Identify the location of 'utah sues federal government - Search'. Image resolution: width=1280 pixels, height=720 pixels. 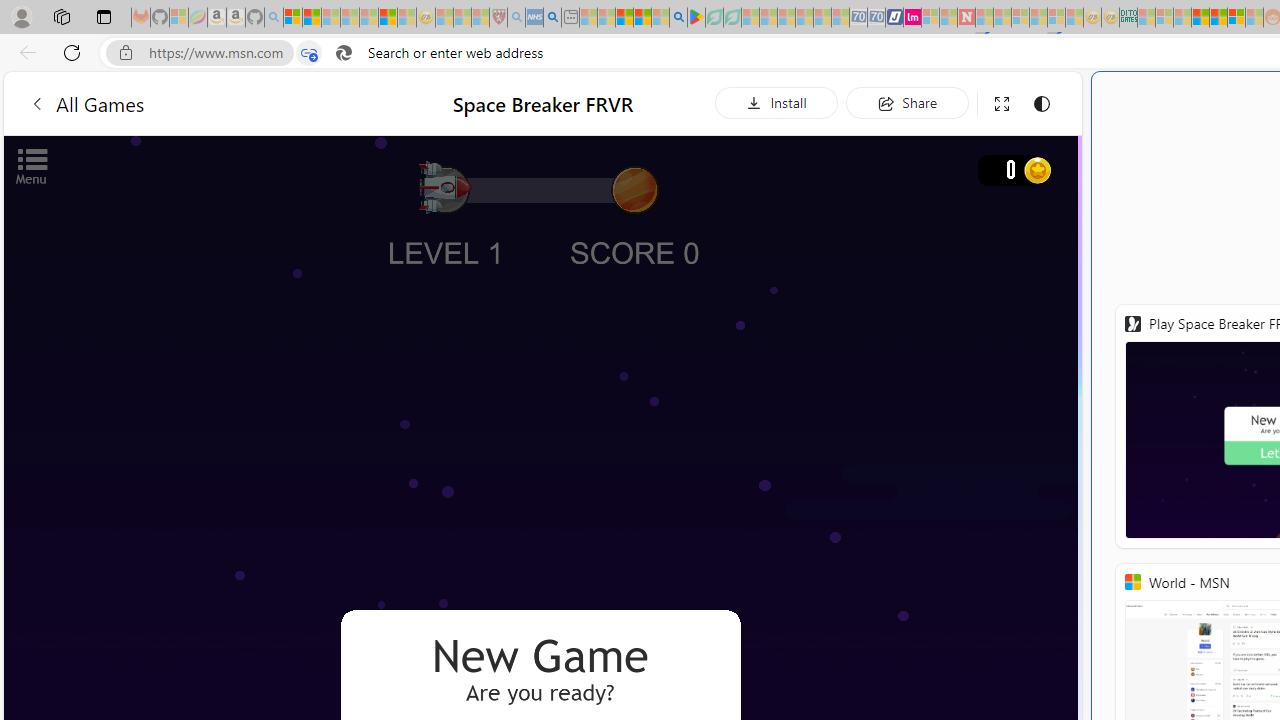
(552, 17).